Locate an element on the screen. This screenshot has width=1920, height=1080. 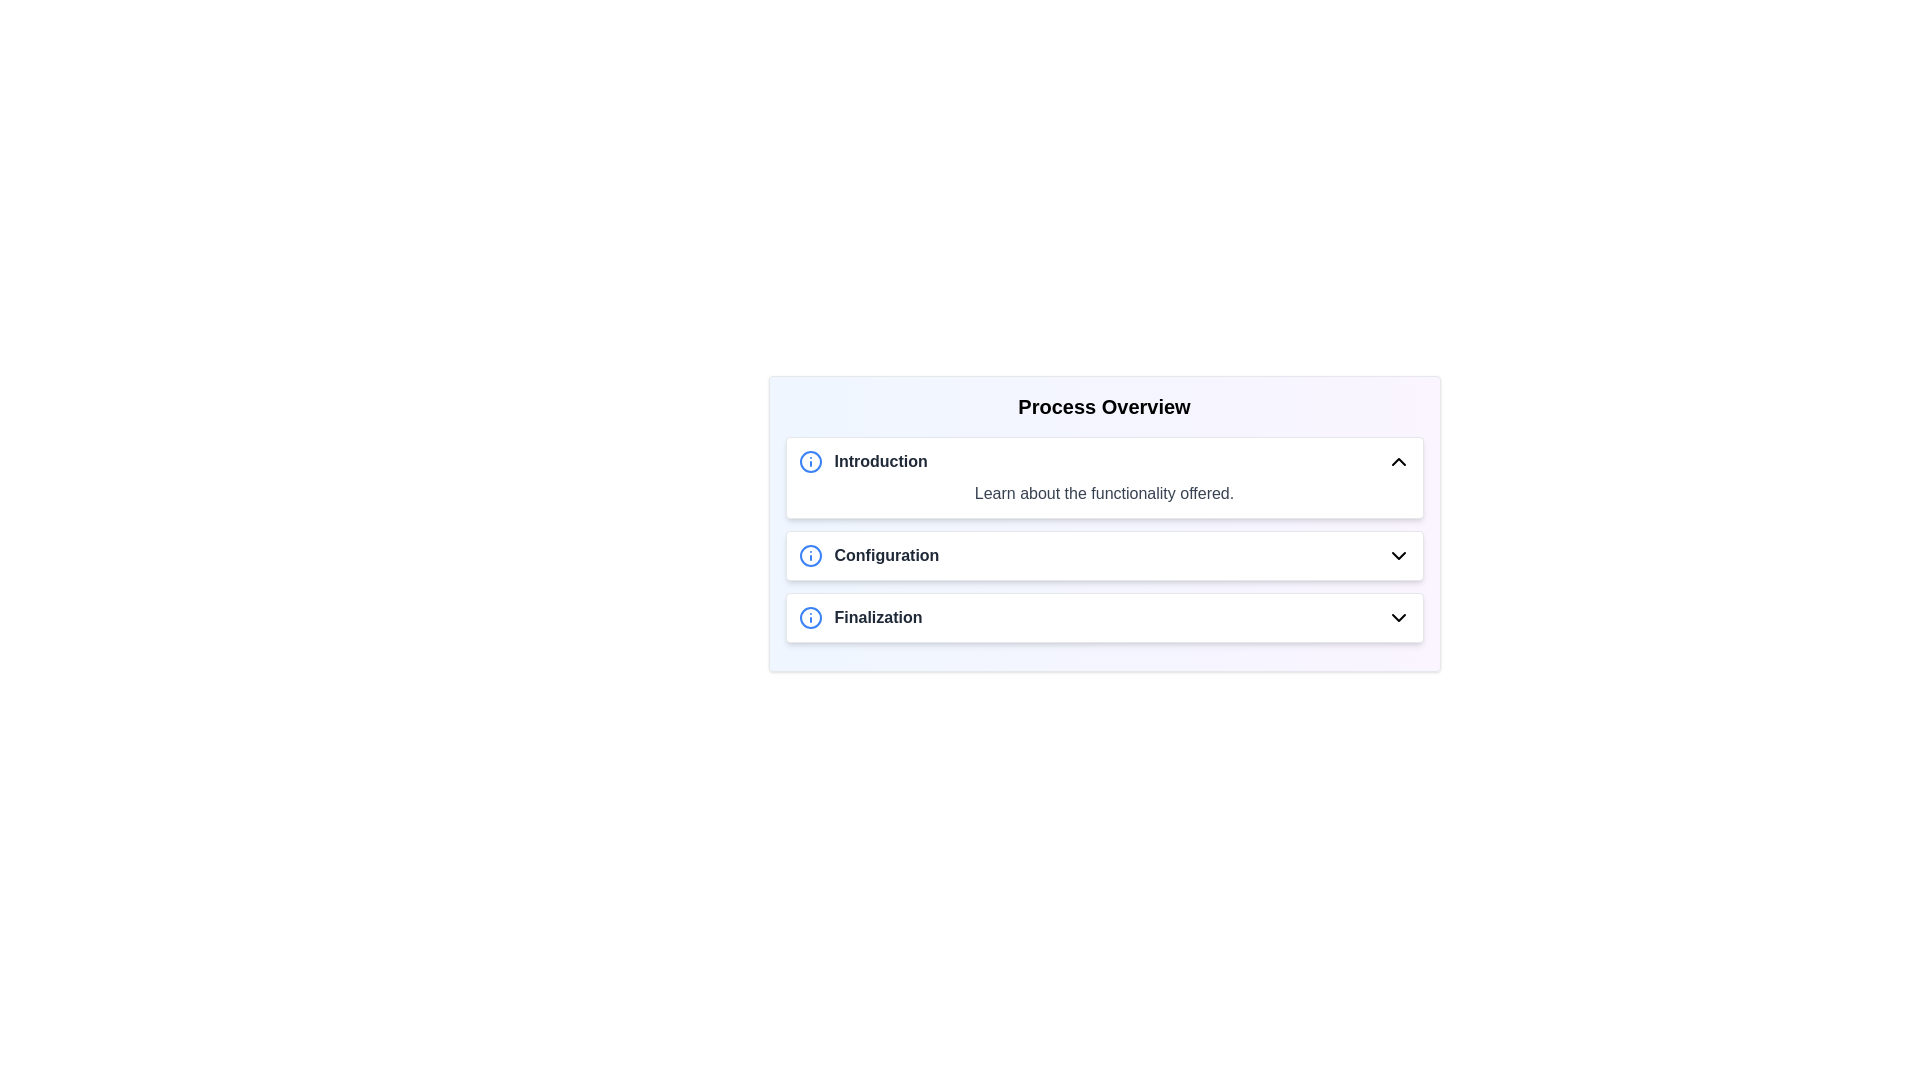
the Circular SVG element that signifies additional details or context, located at the bottom-most item of the stacked list in the interface is located at coordinates (810, 616).